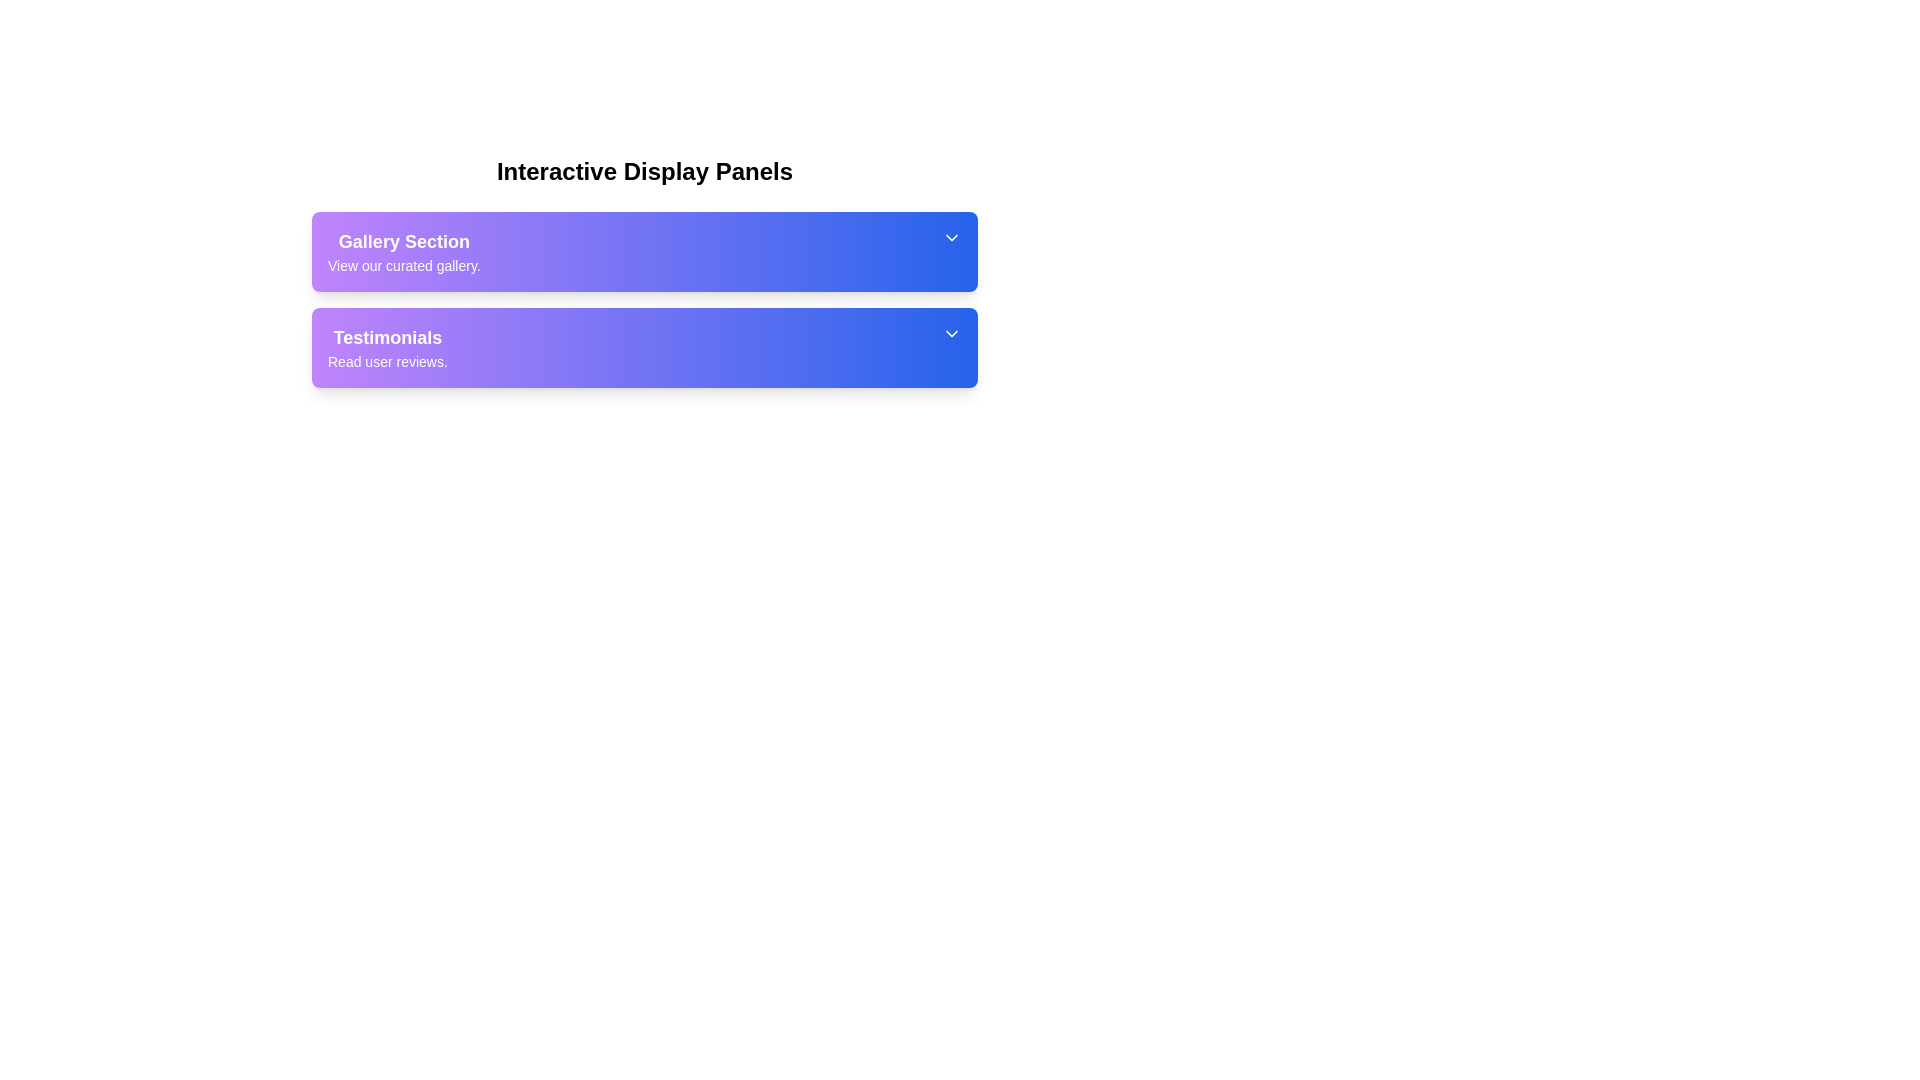 This screenshot has width=1920, height=1080. Describe the element at coordinates (403, 241) in the screenshot. I see `the 'Gallery Section' label, which is a bold text label with a white font color on a gradient background from purple to blue, positioned at the top of the first section` at that location.